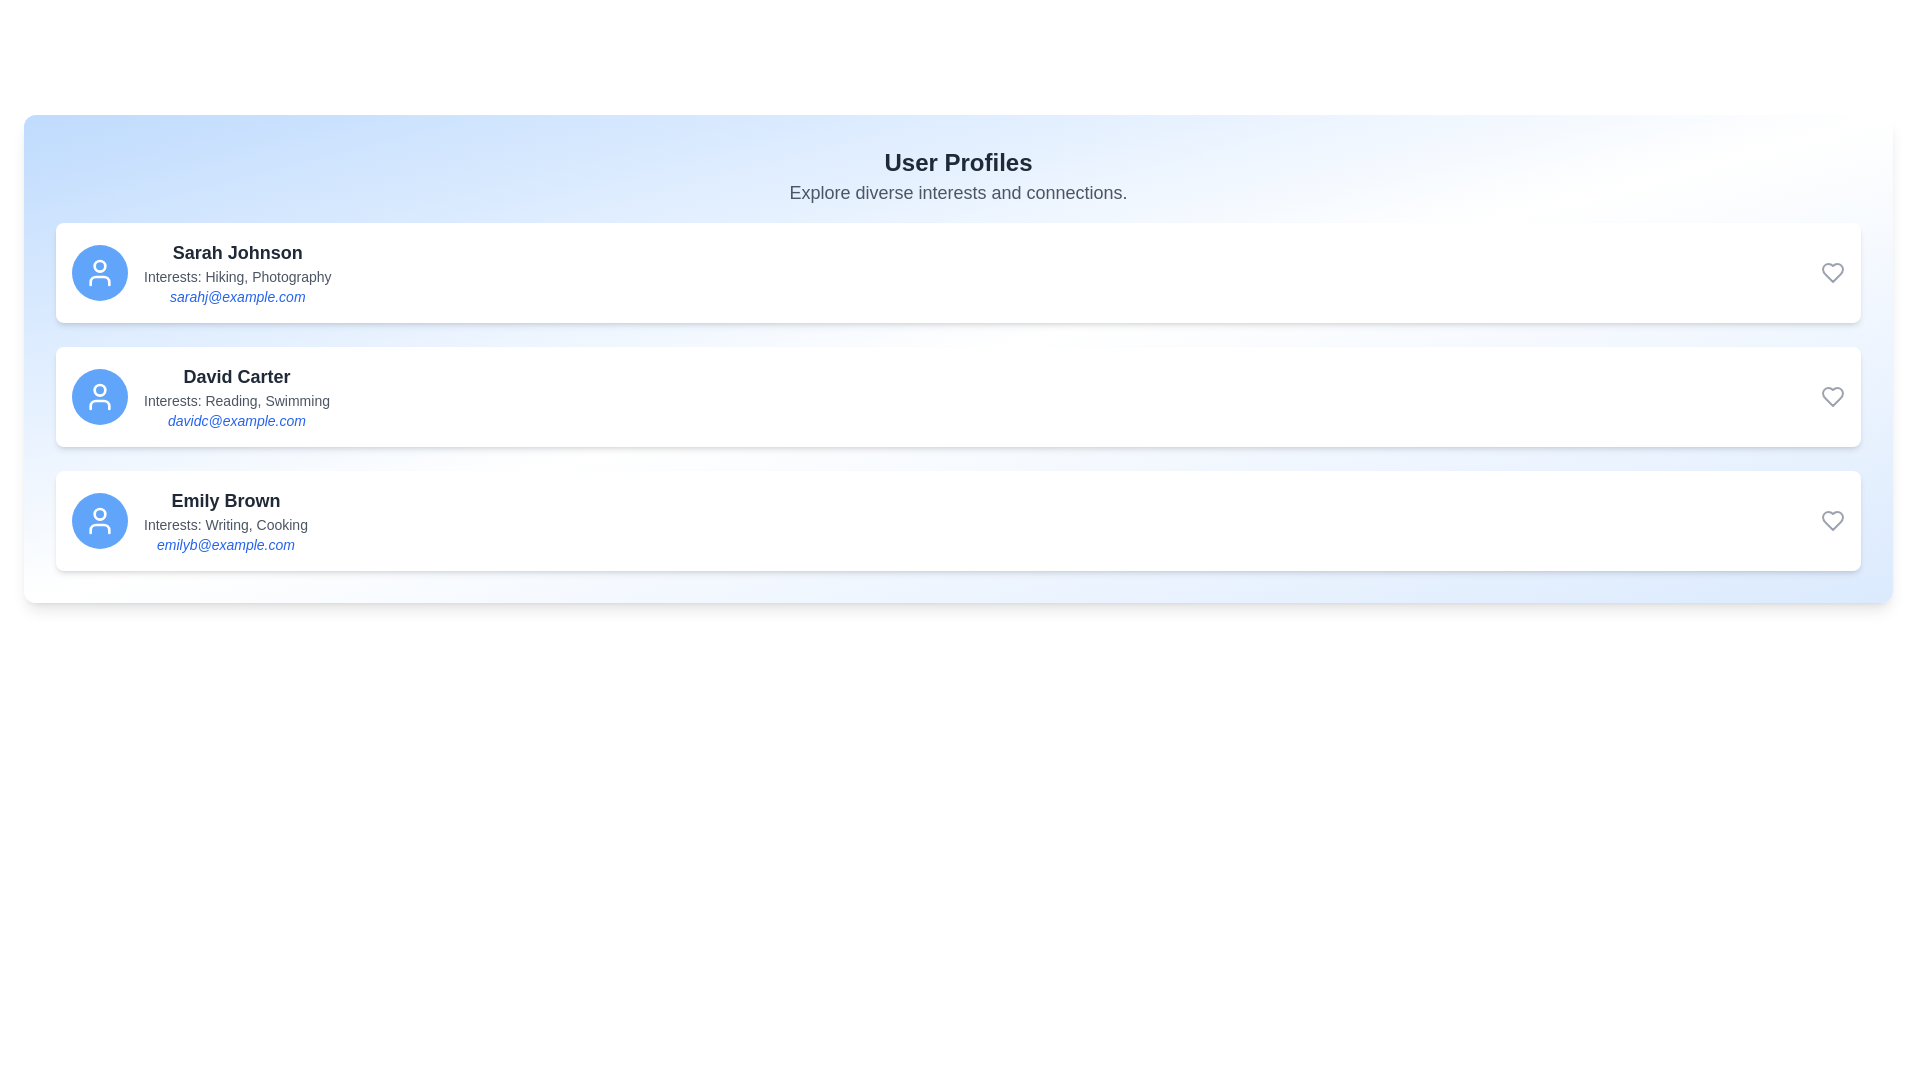 The height and width of the screenshot is (1080, 1920). Describe the element at coordinates (957, 519) in the screenshot. I see `the user profile of Emily Brown to highlight it` at that location.